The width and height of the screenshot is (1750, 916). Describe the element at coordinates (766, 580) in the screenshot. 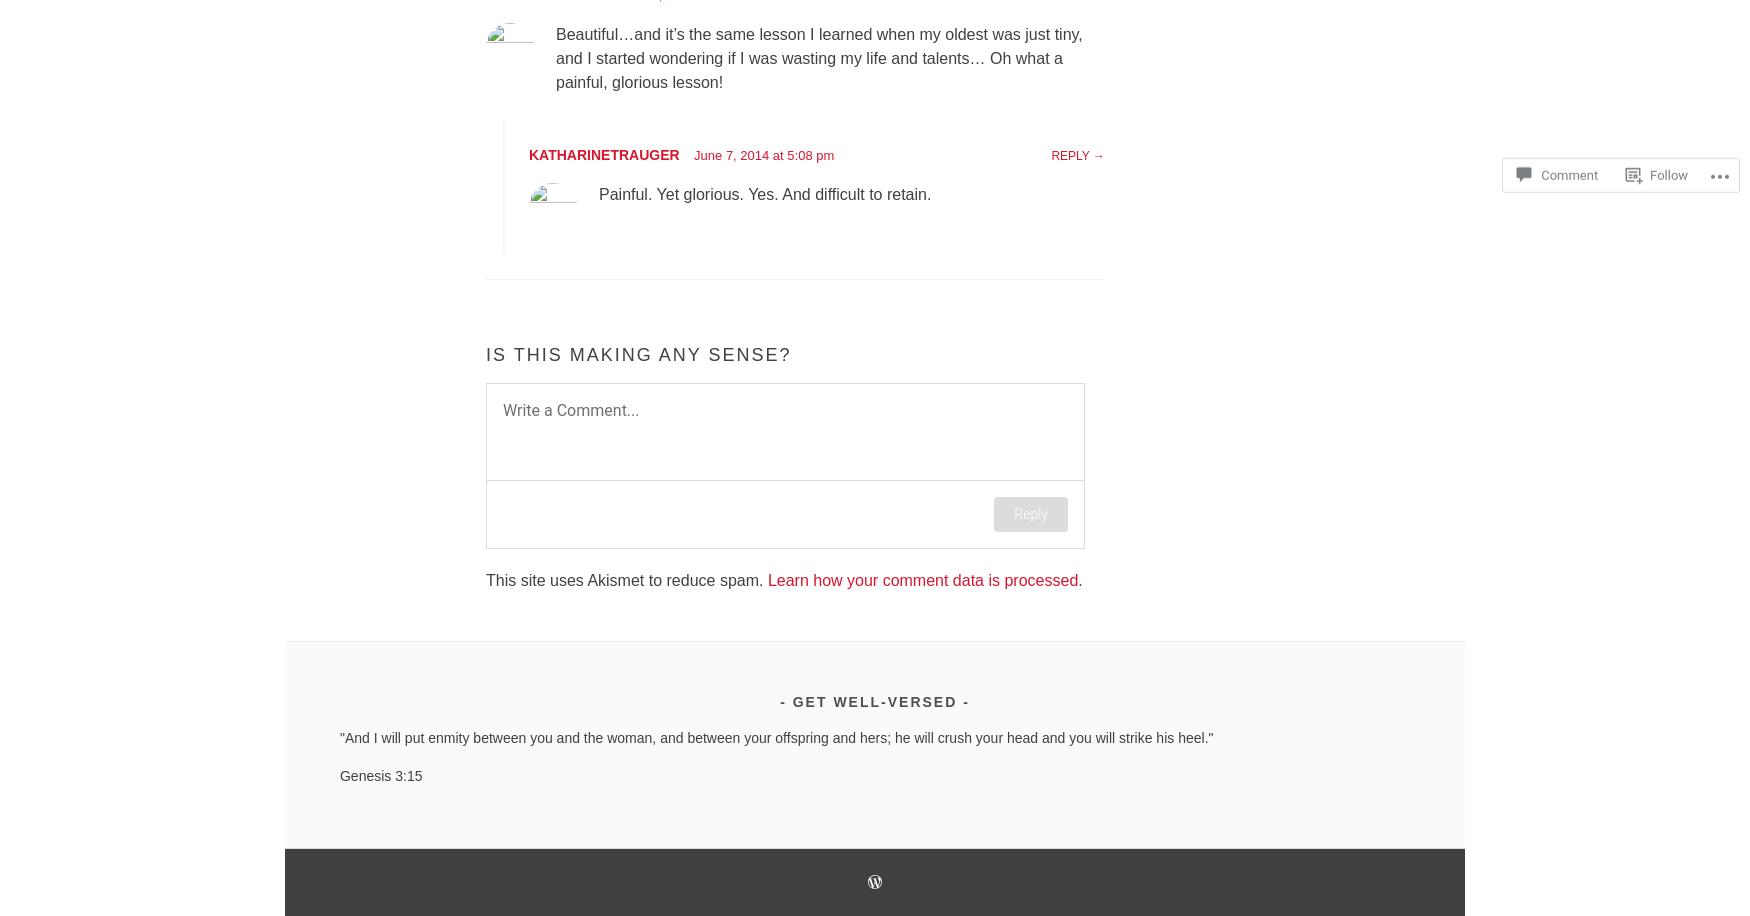

I see `'Learn how your comment data is processed'` at that location.